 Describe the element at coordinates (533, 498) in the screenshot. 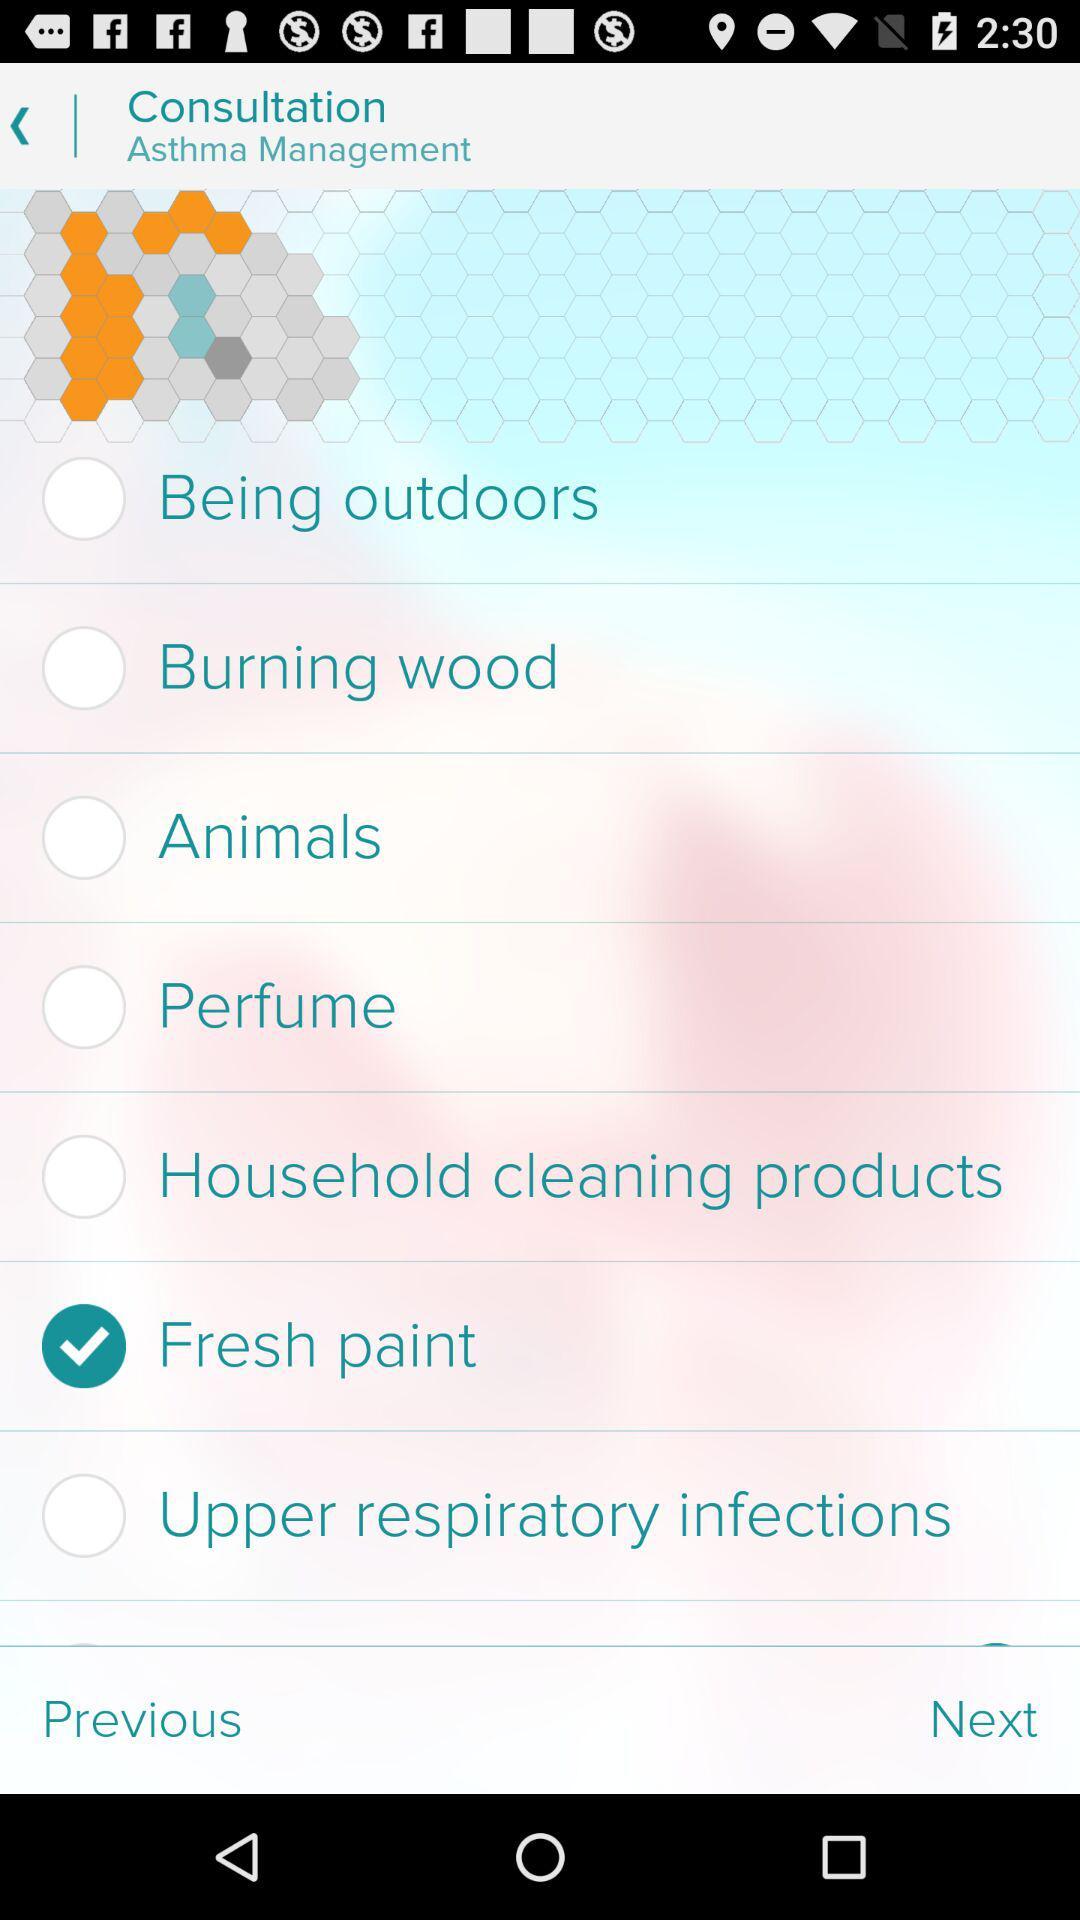

I see `the item above the burning wood` at that location.